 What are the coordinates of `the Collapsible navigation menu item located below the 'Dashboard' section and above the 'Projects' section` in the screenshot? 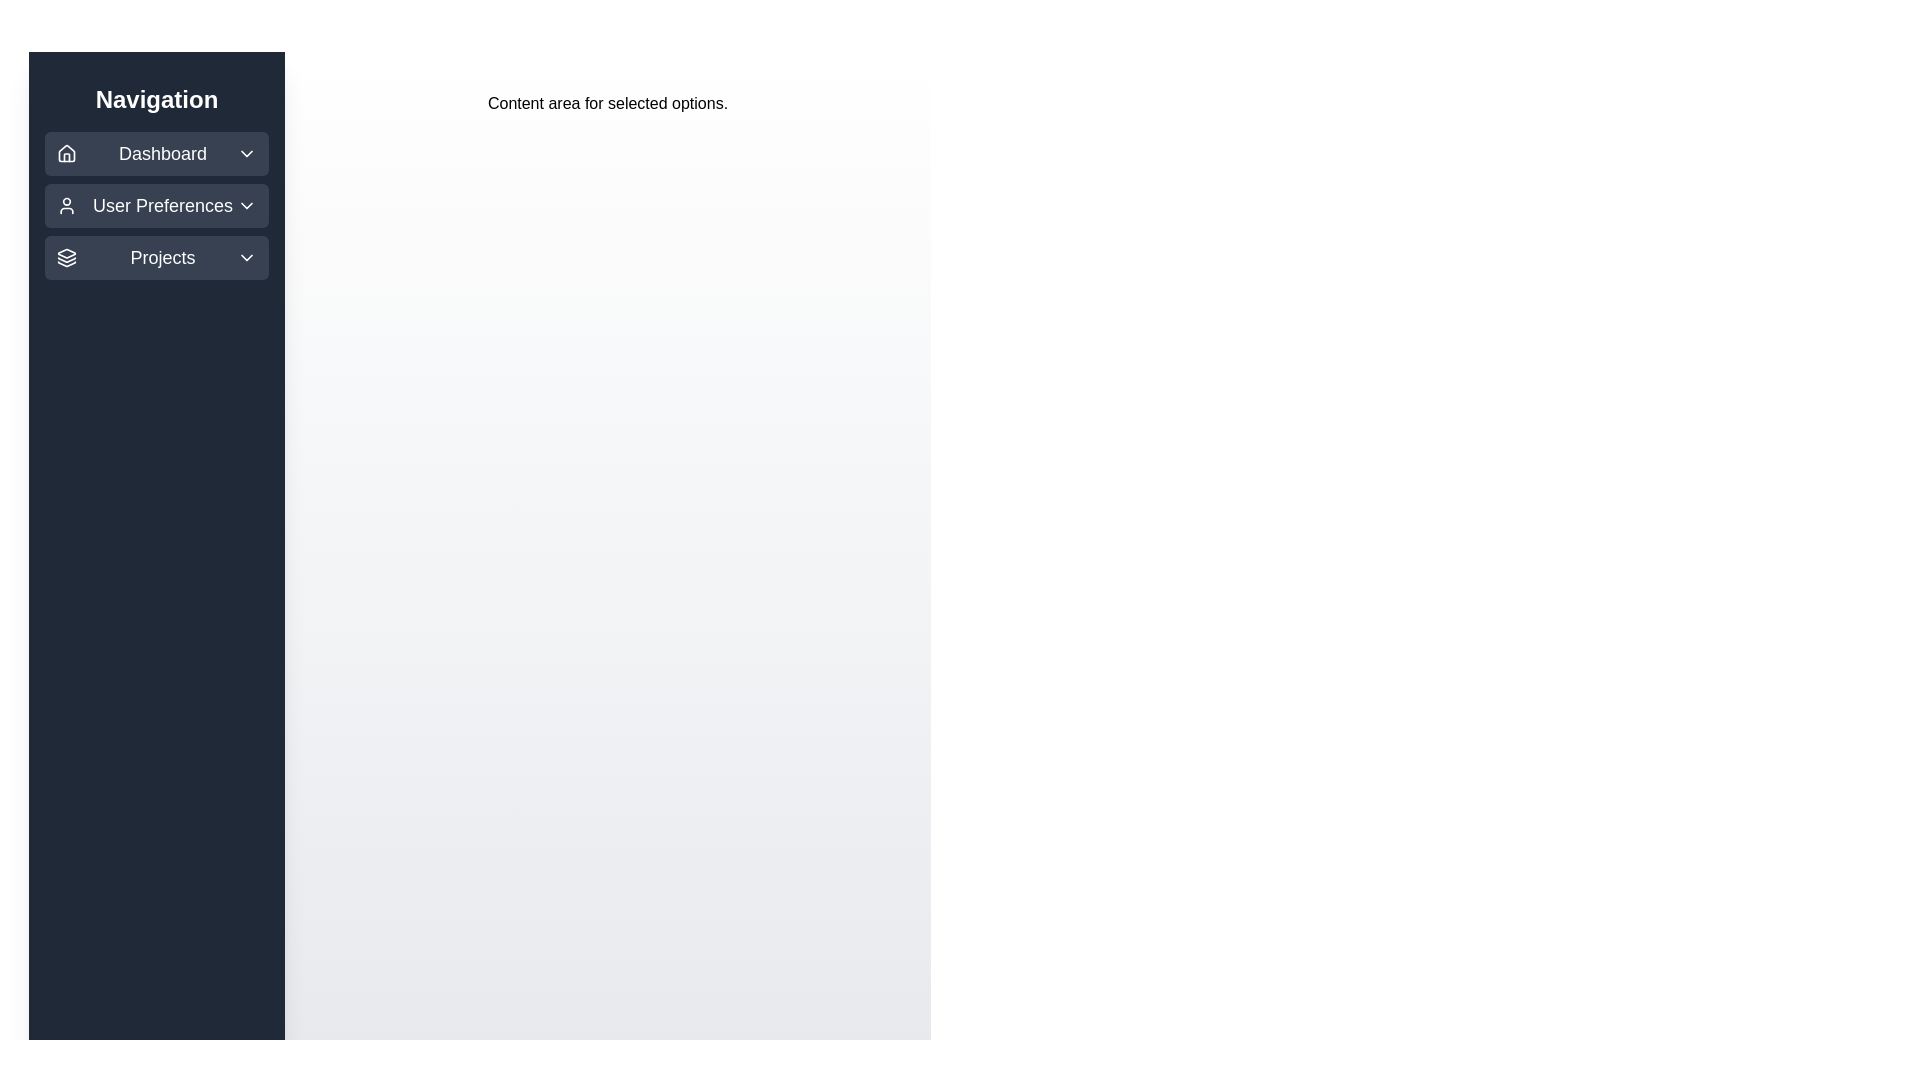 It's located at (156, 205).